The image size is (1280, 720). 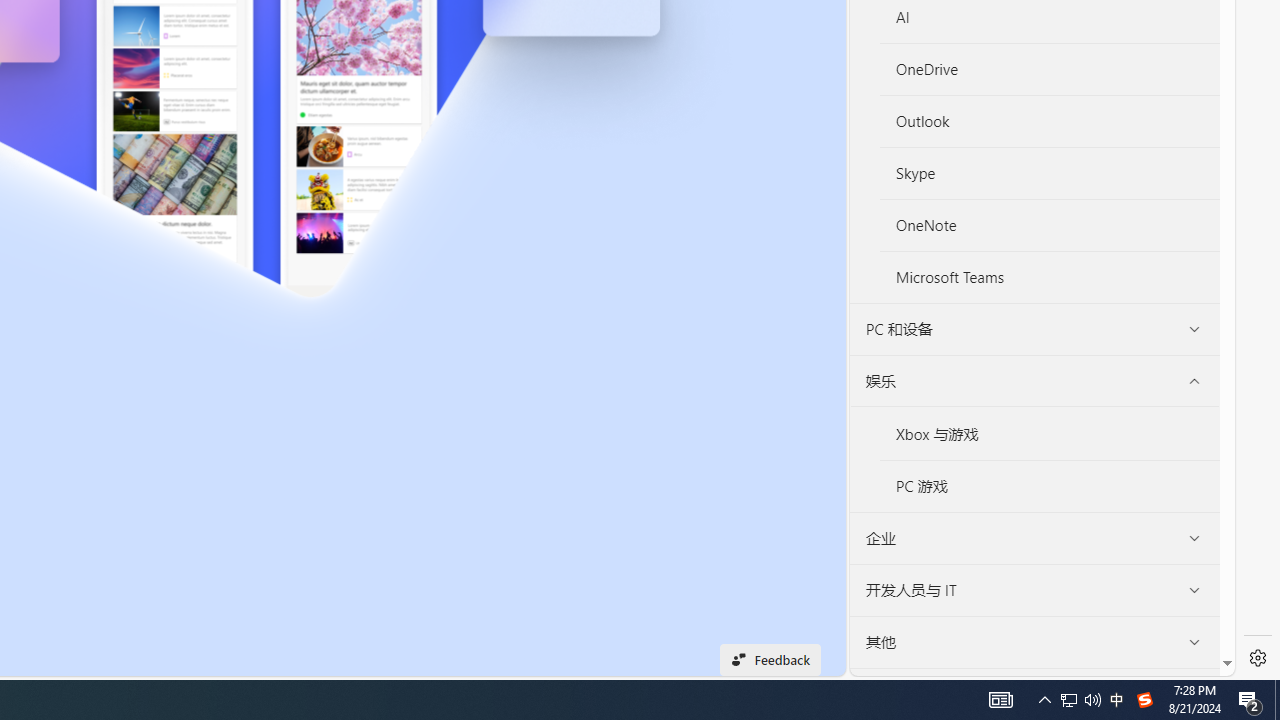 I want to click on 'Microsoft Teams', so click(x=1049, y=277).